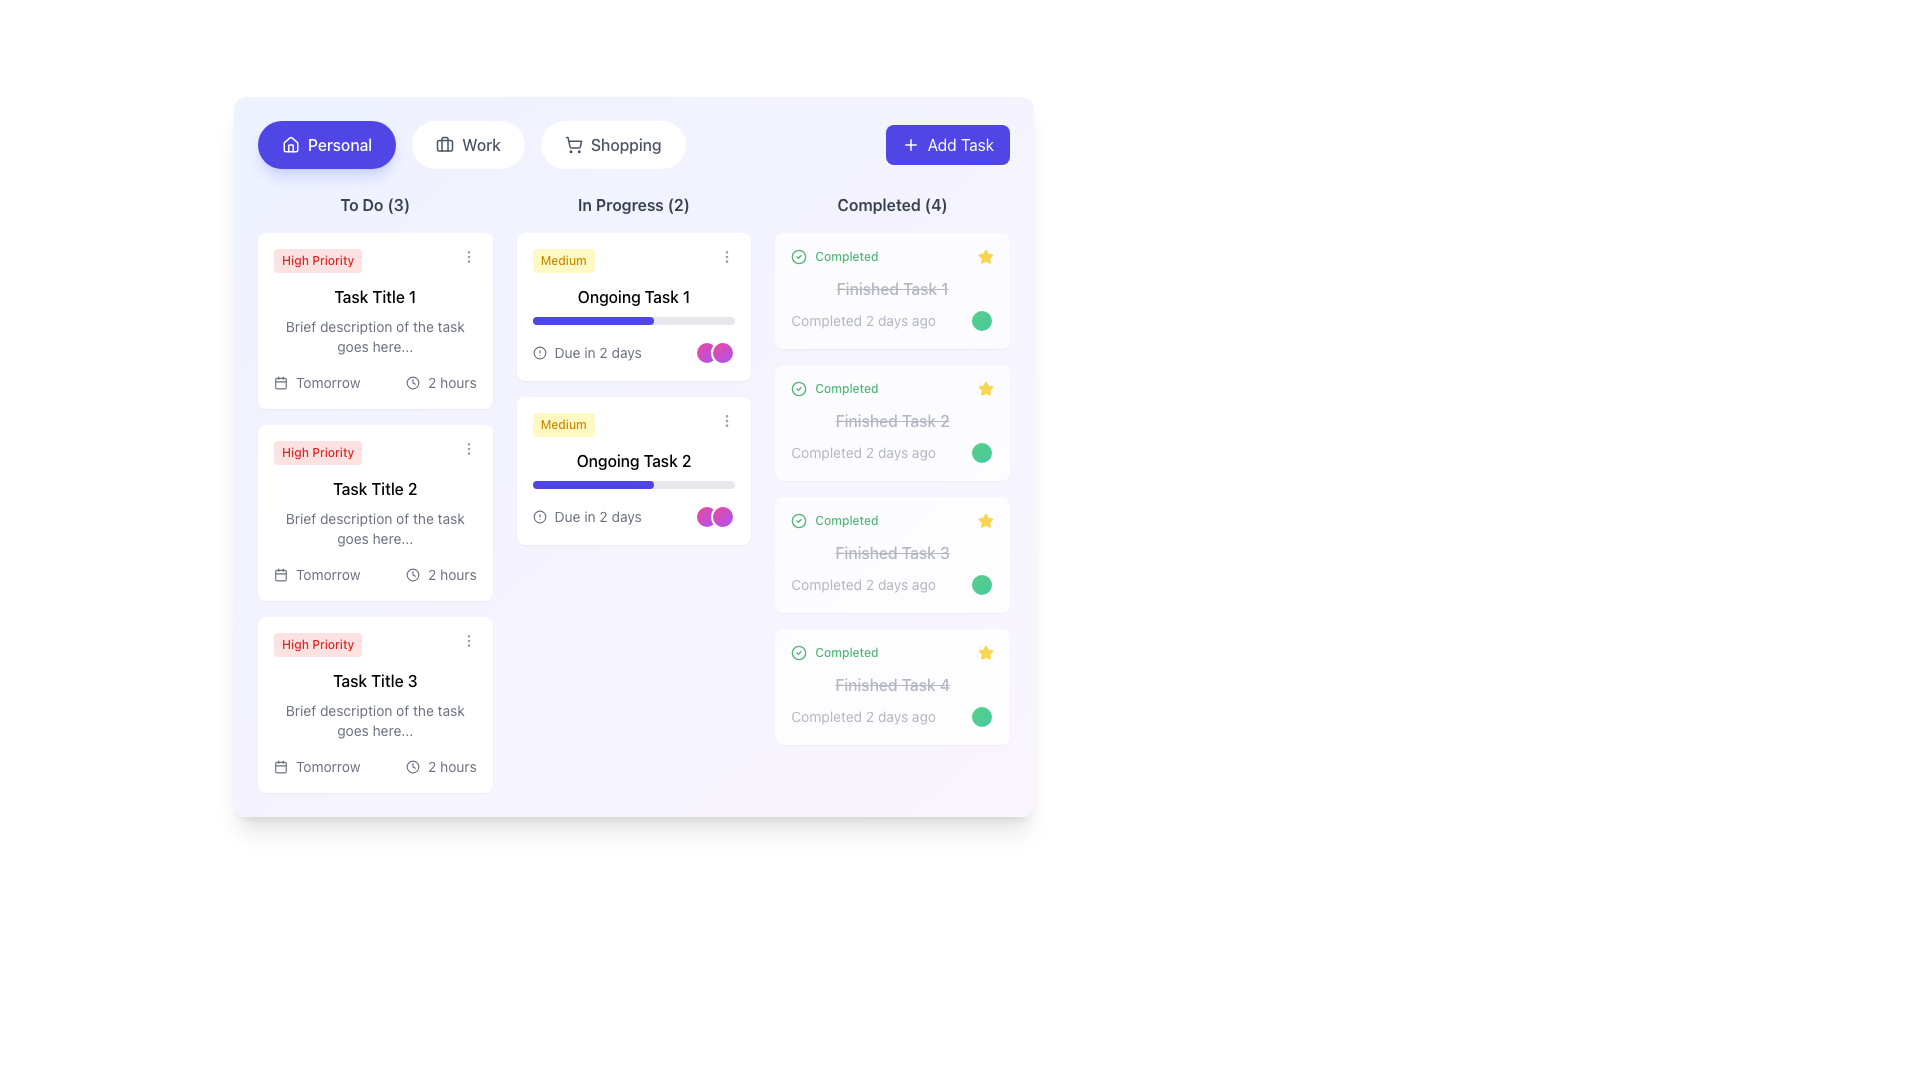 Image resolution: width=1920 pixels, height=1080 pixels. Describe the element at coordinates (722, 352) in the screenshot. I see `the second circular Decorative Indicator located near the bottom right corner of the 'Ongoing Task 1' card in the 'In Progress' section` at that location.